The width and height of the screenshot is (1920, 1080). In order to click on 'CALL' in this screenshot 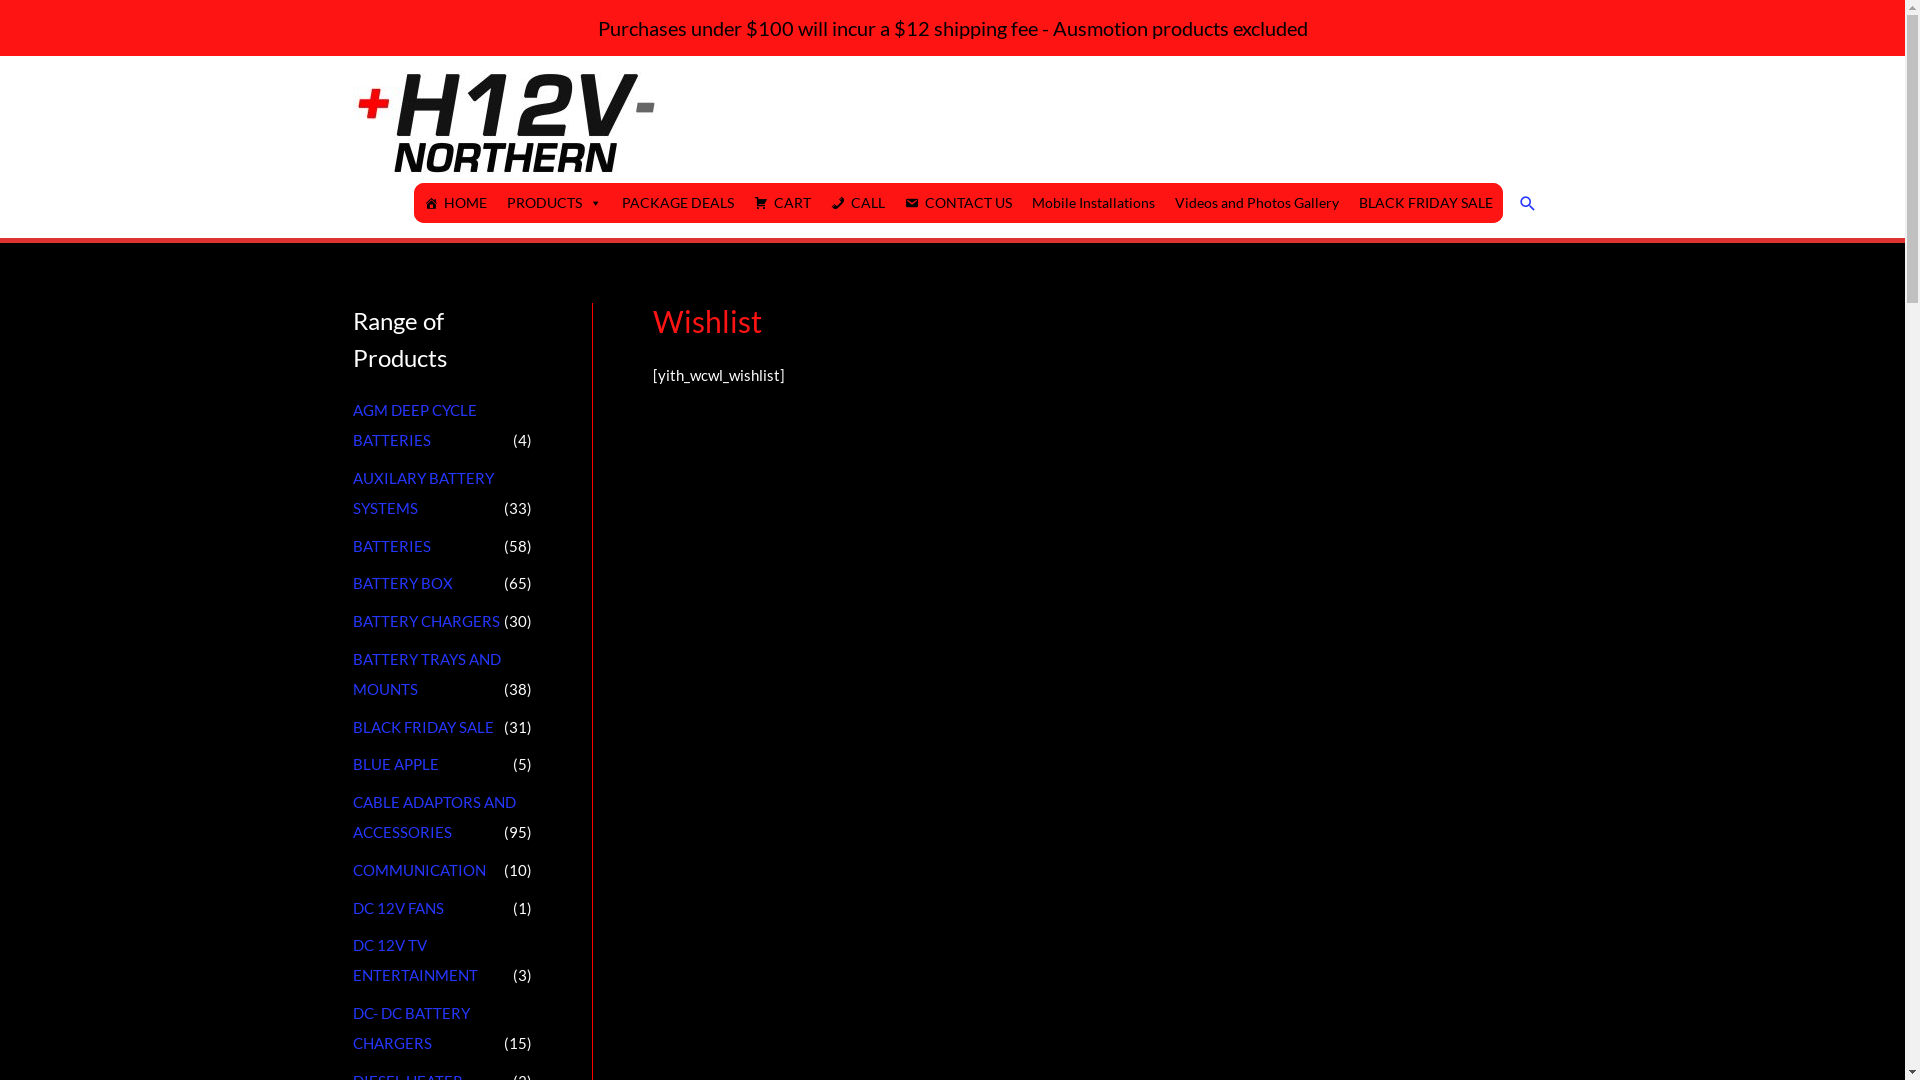, I will do `click(857, 203)`.